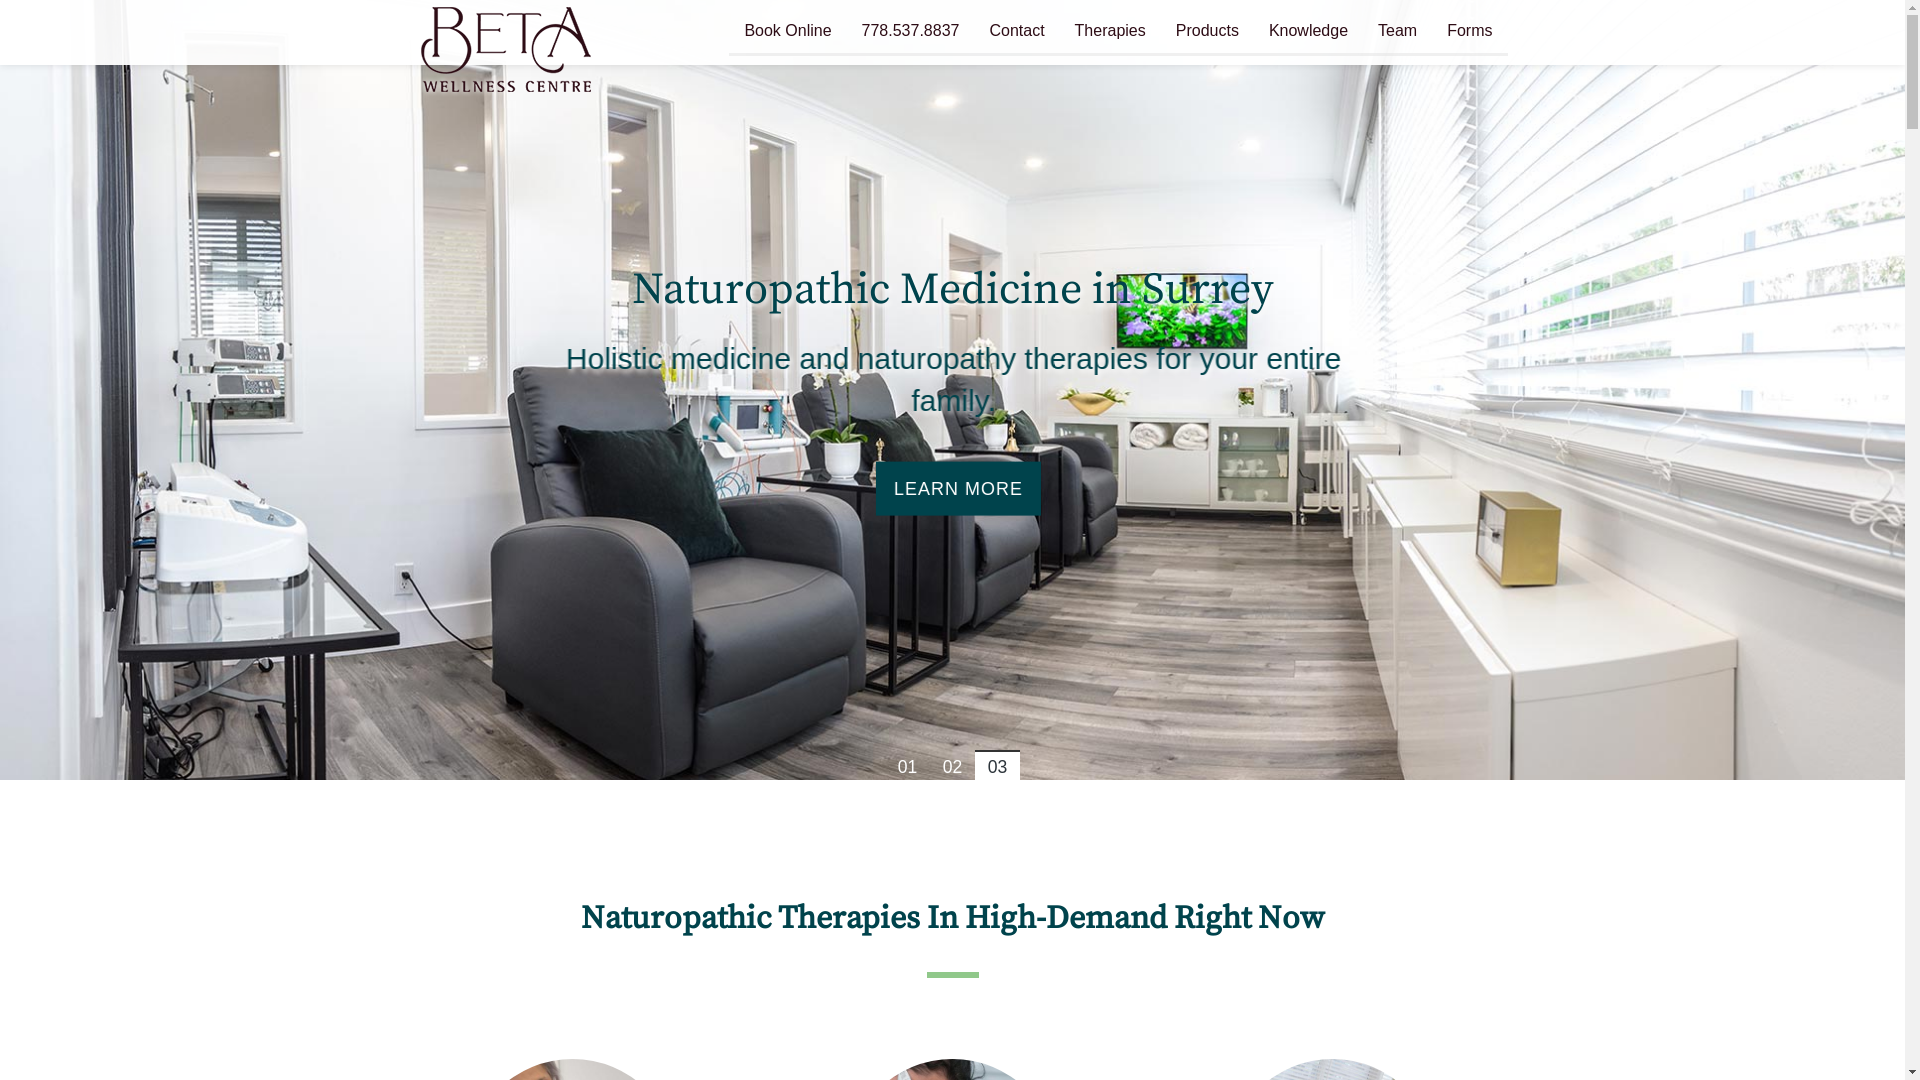 This screenshot has height=1080, width=1920. What do you see at coordinates (951, 764) in the screenshot?
I see `'02'` at bounding box center [951, 764].